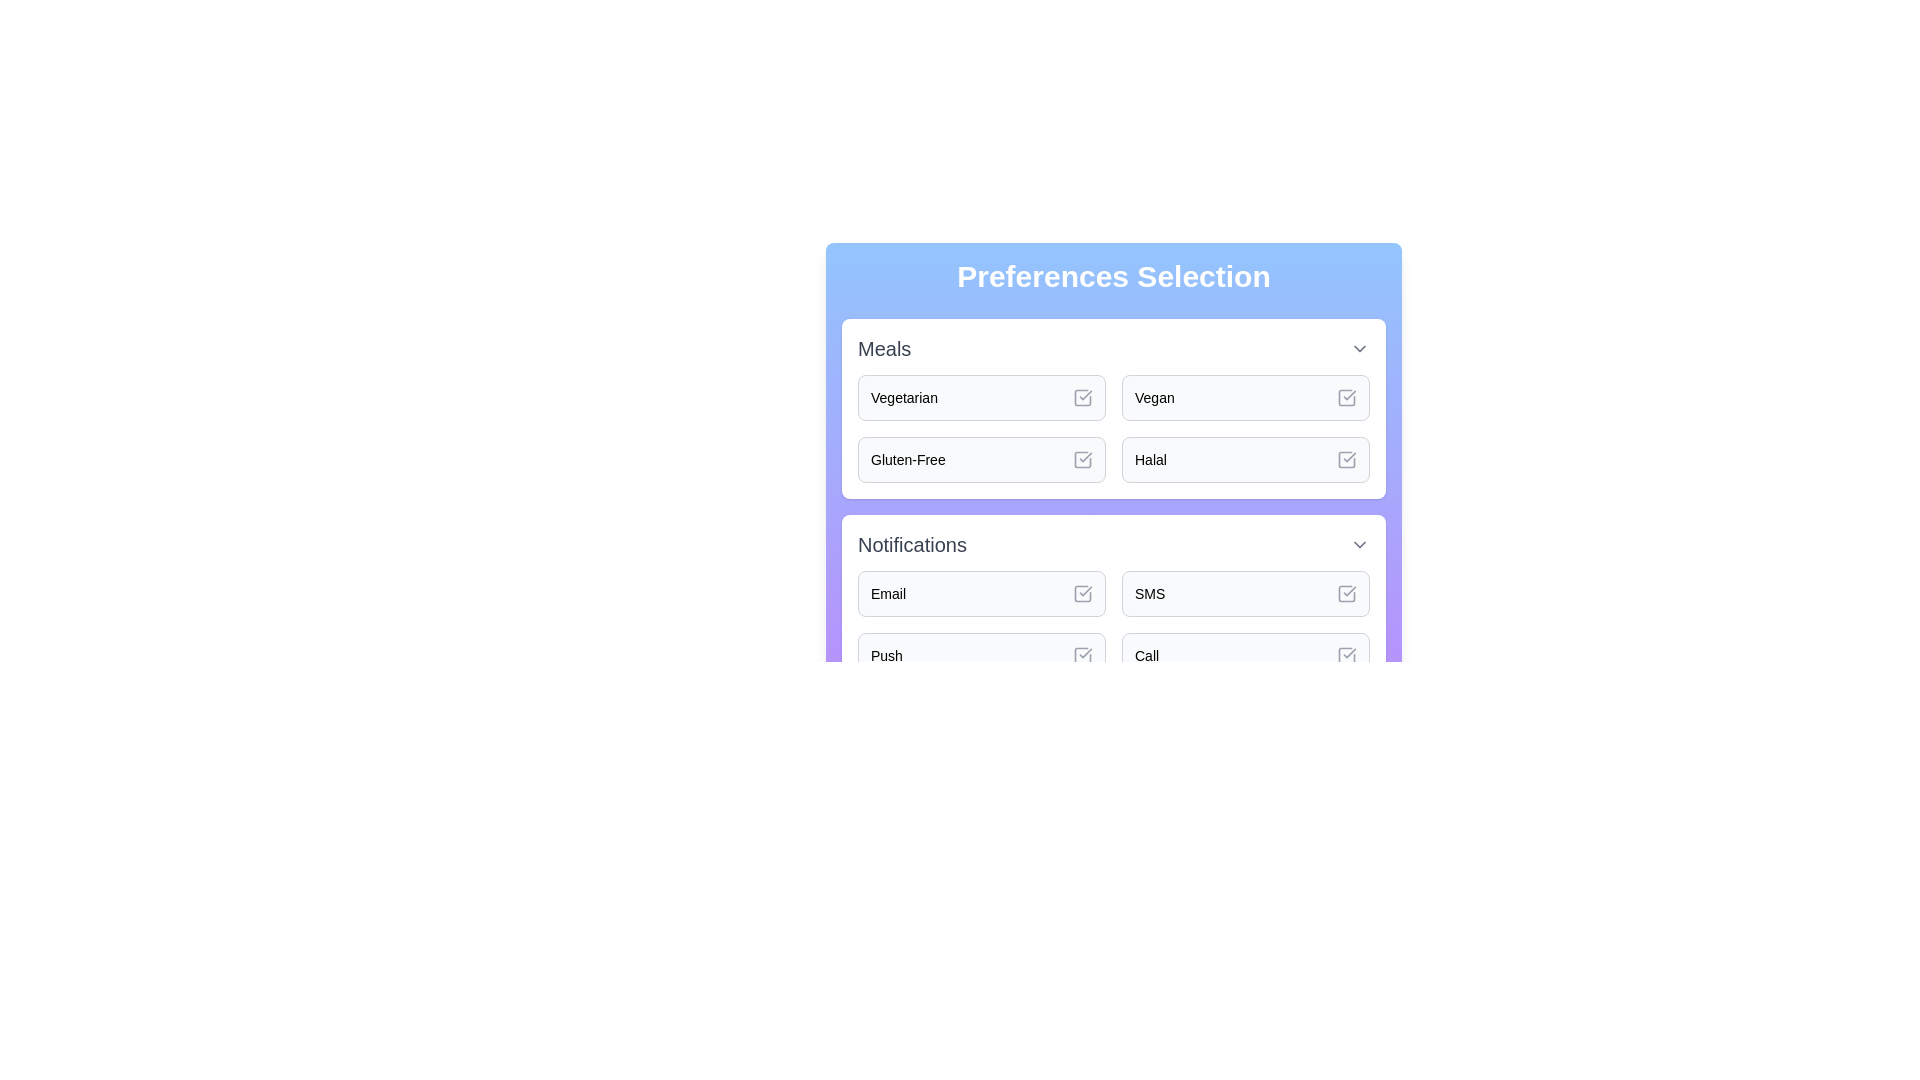  Describe the element at coordinates (1245, 593) in the screenshot. I see `the second card in the 'Notifications' section` at that location.